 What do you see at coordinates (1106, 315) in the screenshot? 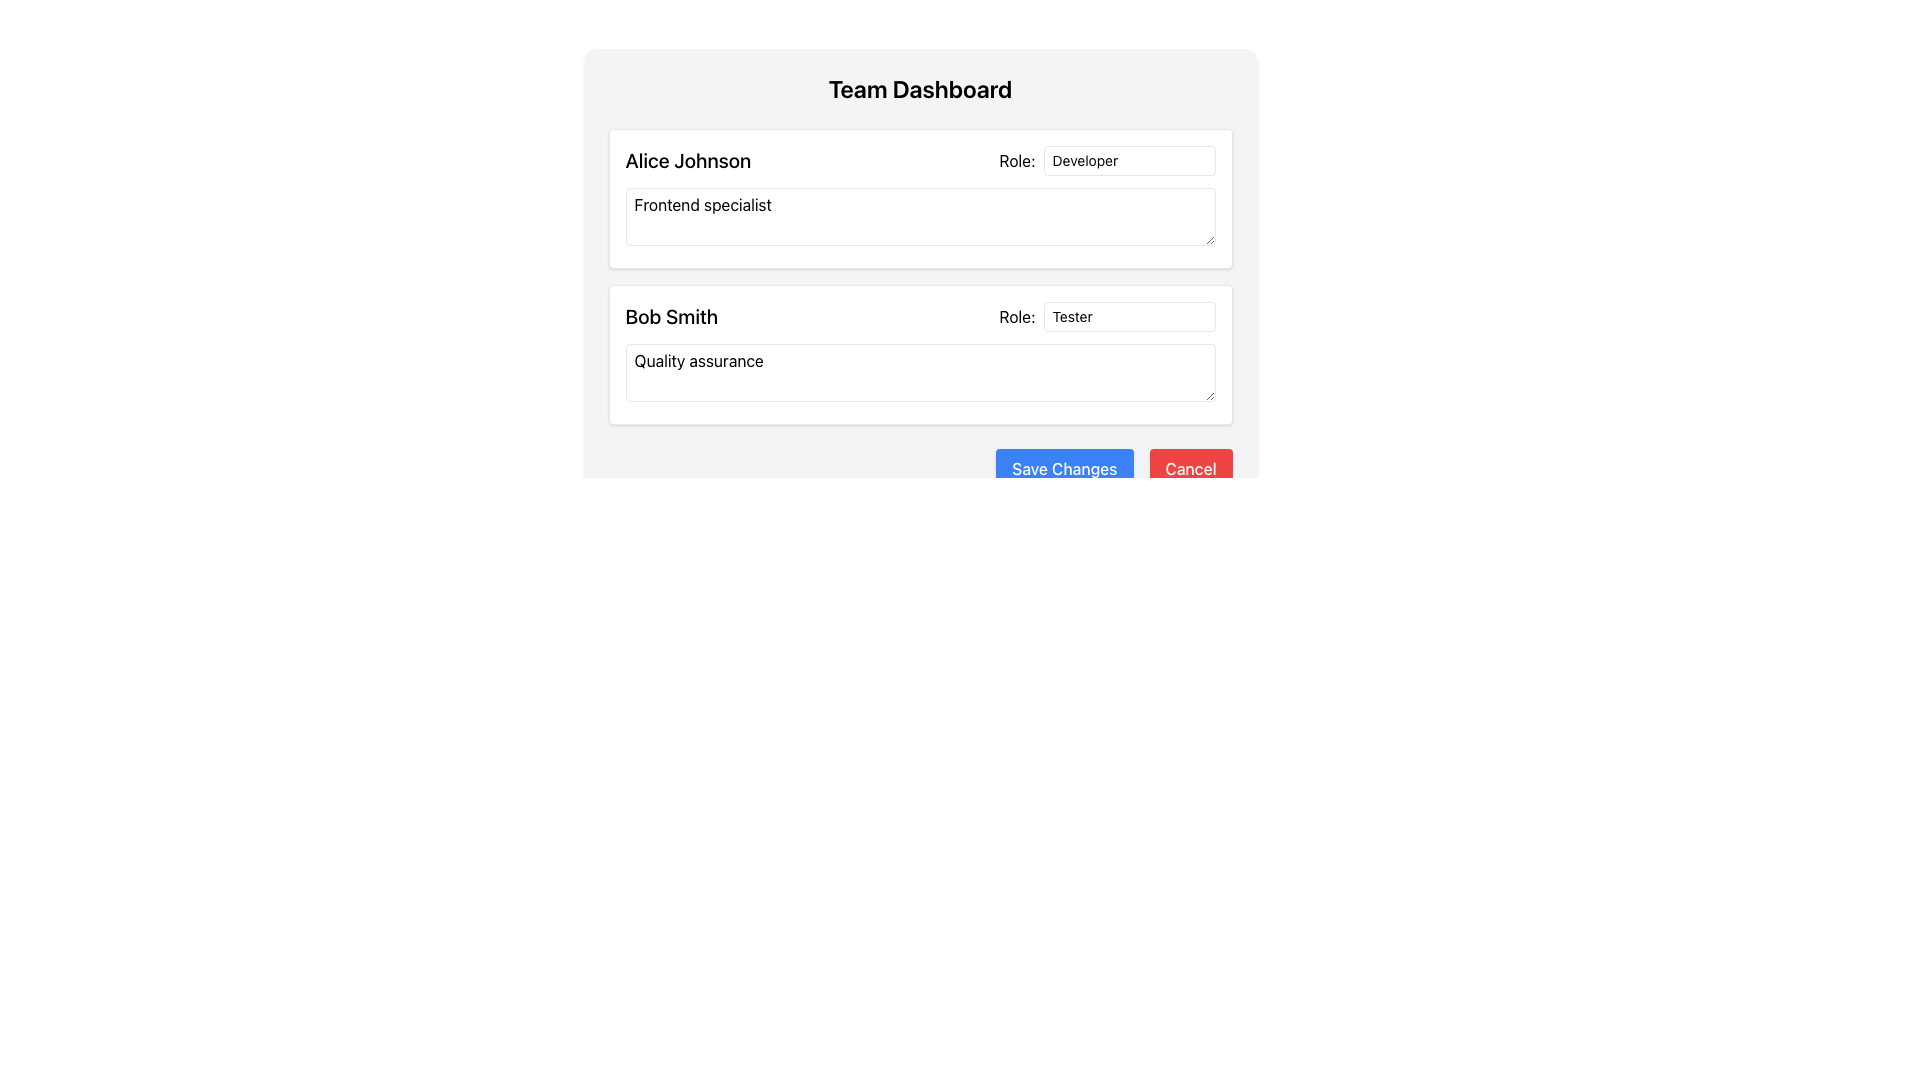
I see `the labeled input box for 'Bob Smith'` at bounding box center [1106, 315].